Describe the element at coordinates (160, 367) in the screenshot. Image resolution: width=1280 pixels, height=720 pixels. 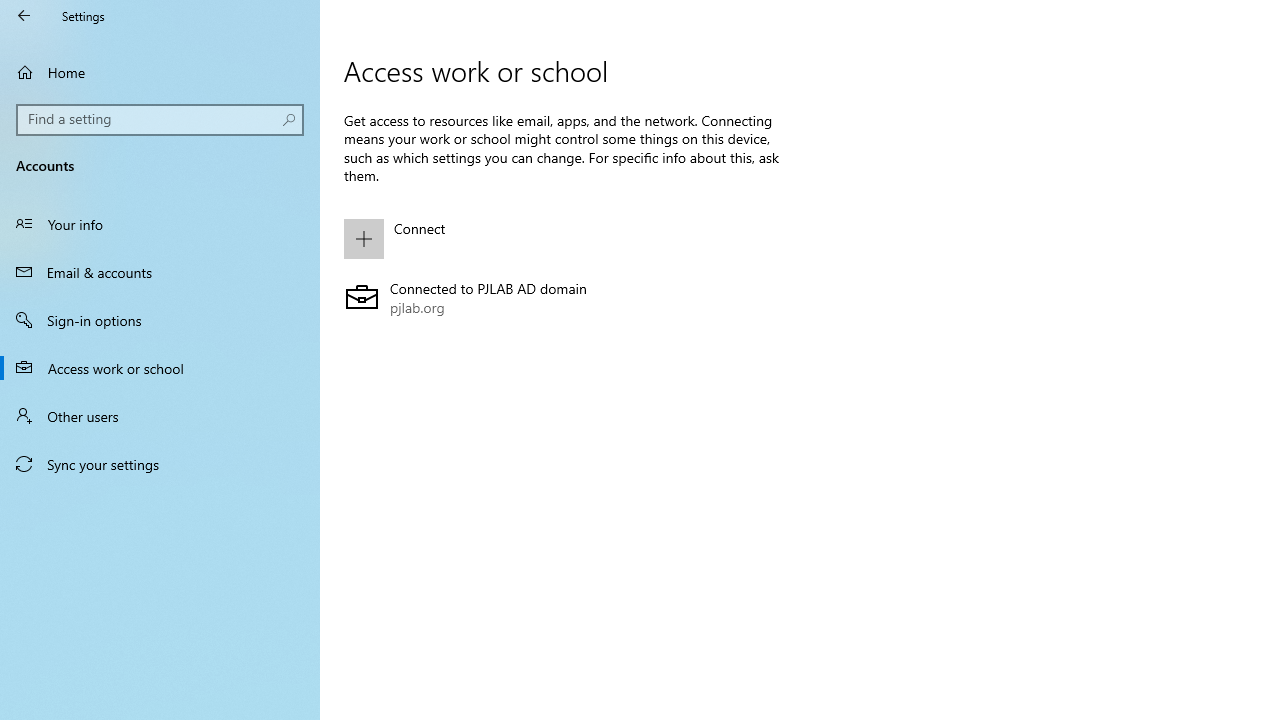
I see `'Access work or school'` at that location.